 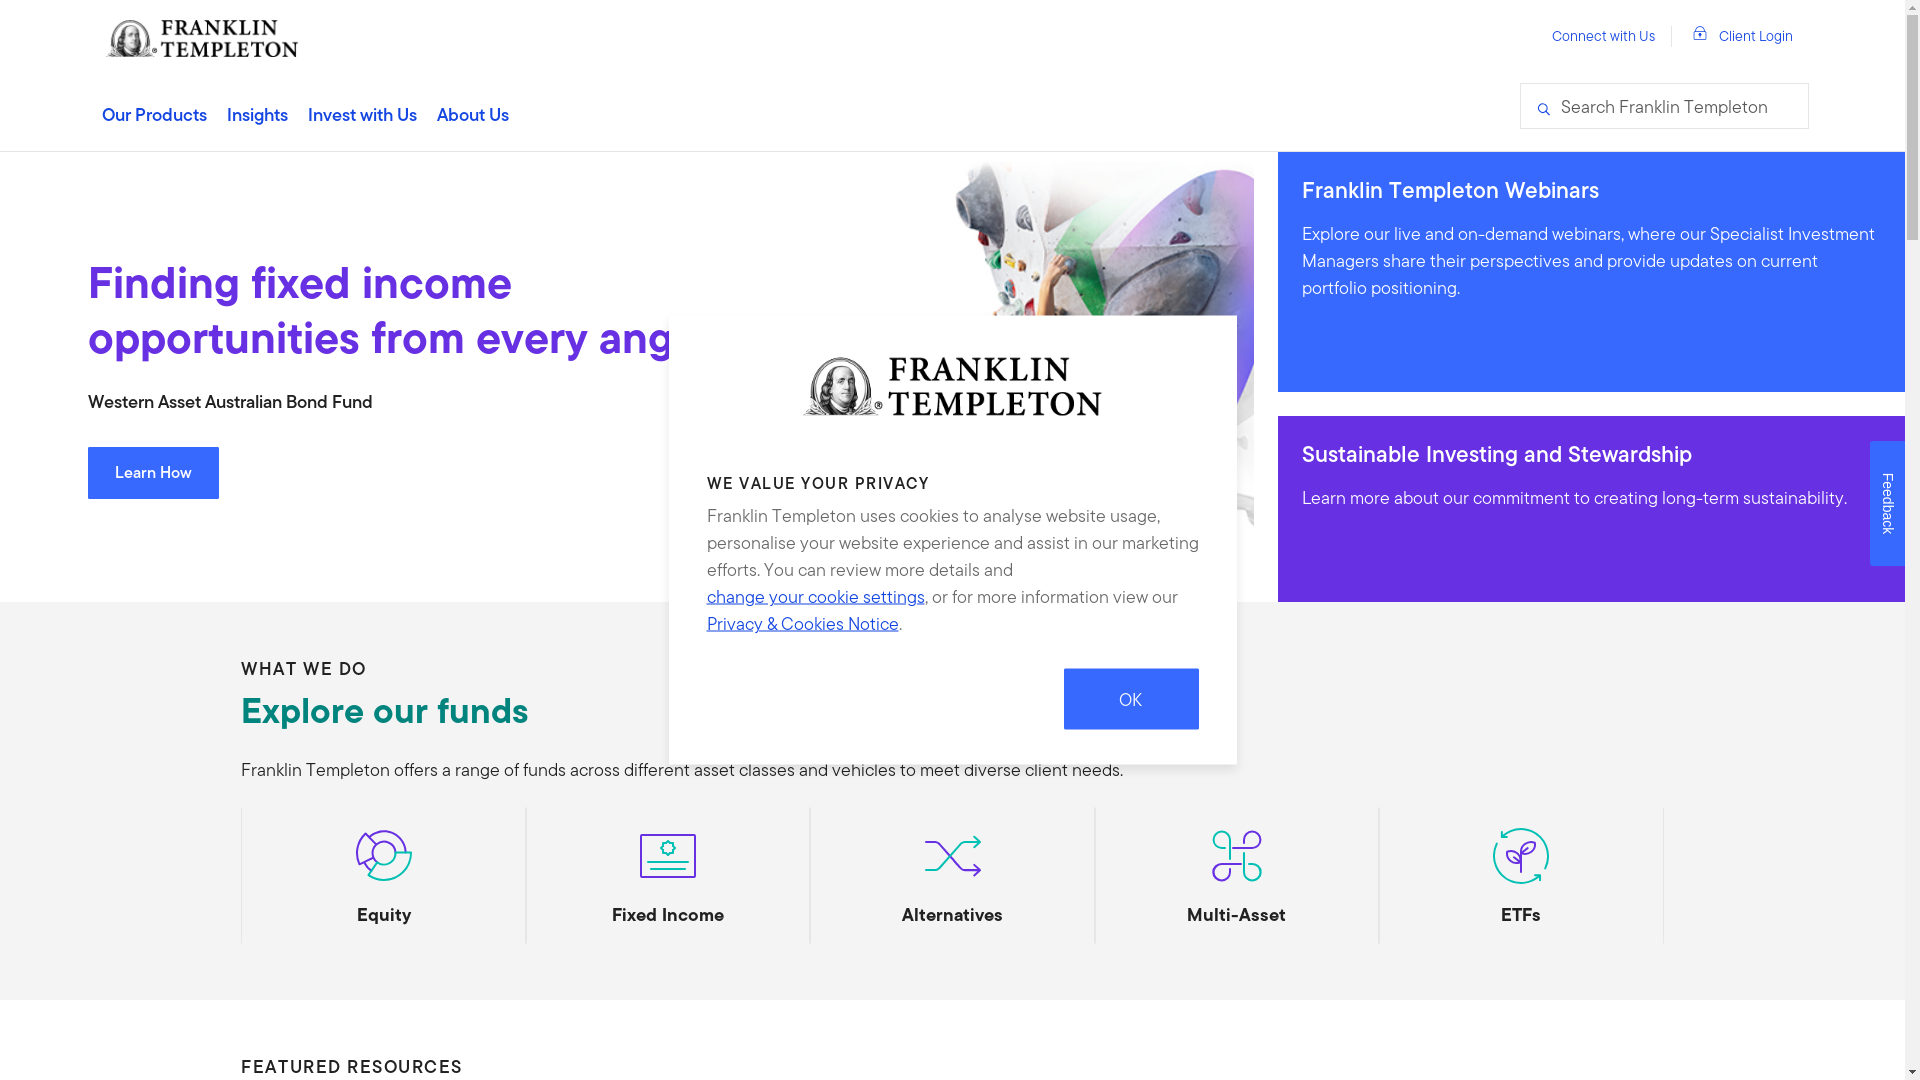 I want to click on 'Alternatives', so click(x=950, y=874).